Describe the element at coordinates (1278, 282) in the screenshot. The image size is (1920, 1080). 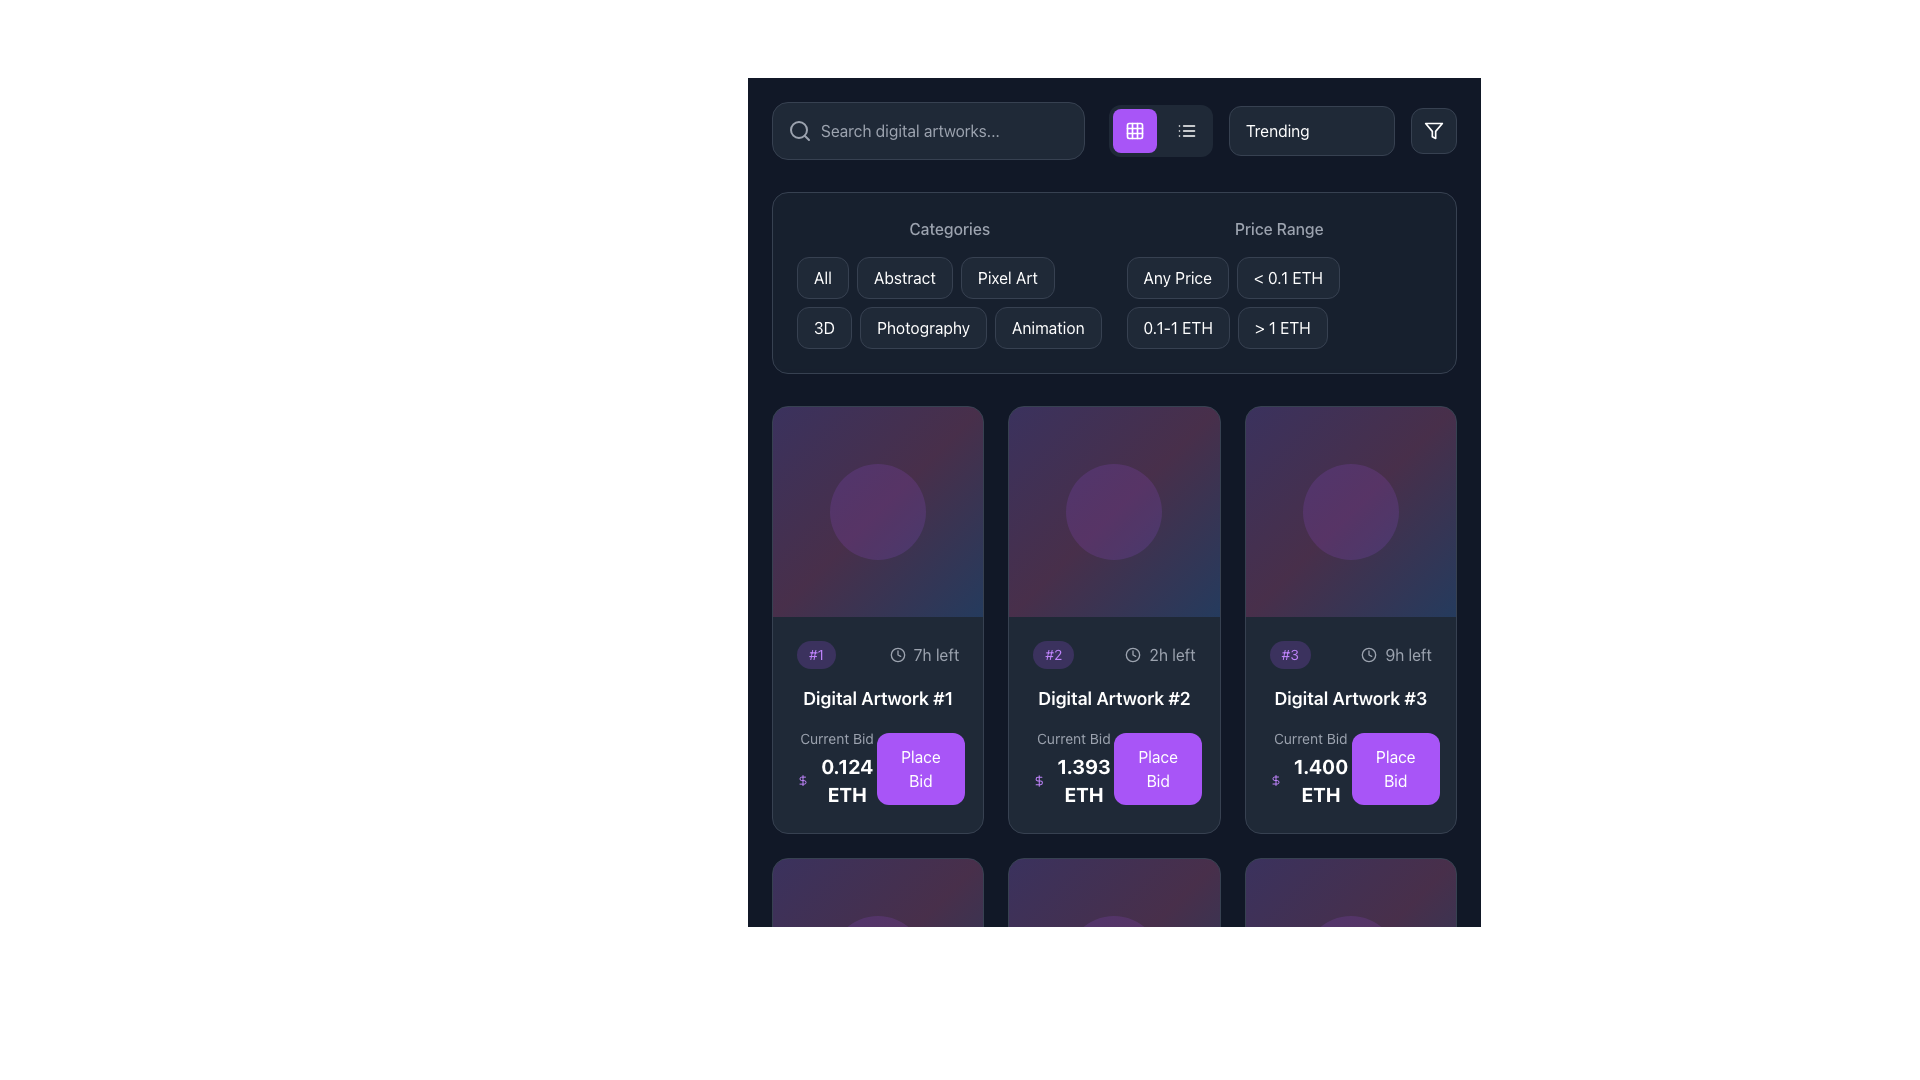
I see `the '< 0.1 ETH' filter button located in the 'Price Range' section, which is the second button in the upper row, to the right of 'Any Price'` at that location.